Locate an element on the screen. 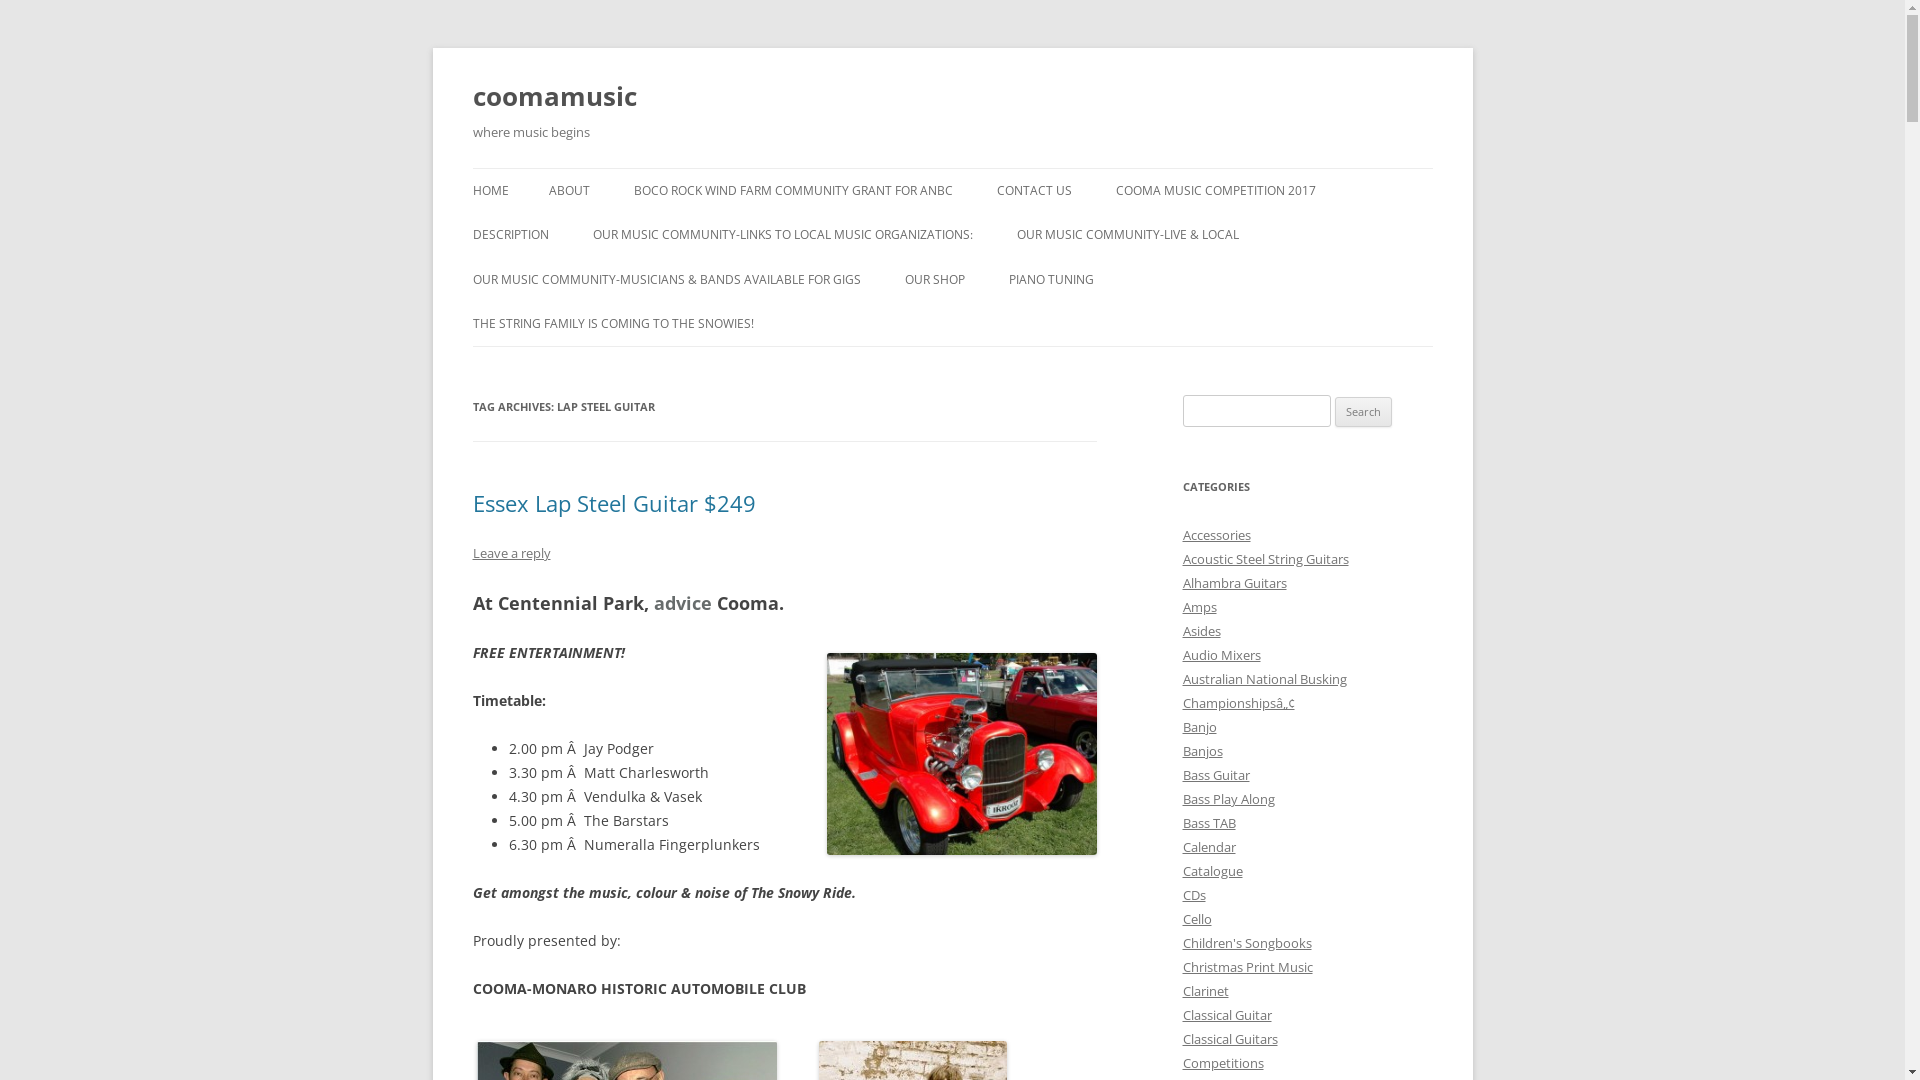 Image resolution: width=1920 pixels, height=1080 pixels. 'OUR MUSIC COMMUNITY-LIVE & LOCAL' is located at coordinates (1127, 234).